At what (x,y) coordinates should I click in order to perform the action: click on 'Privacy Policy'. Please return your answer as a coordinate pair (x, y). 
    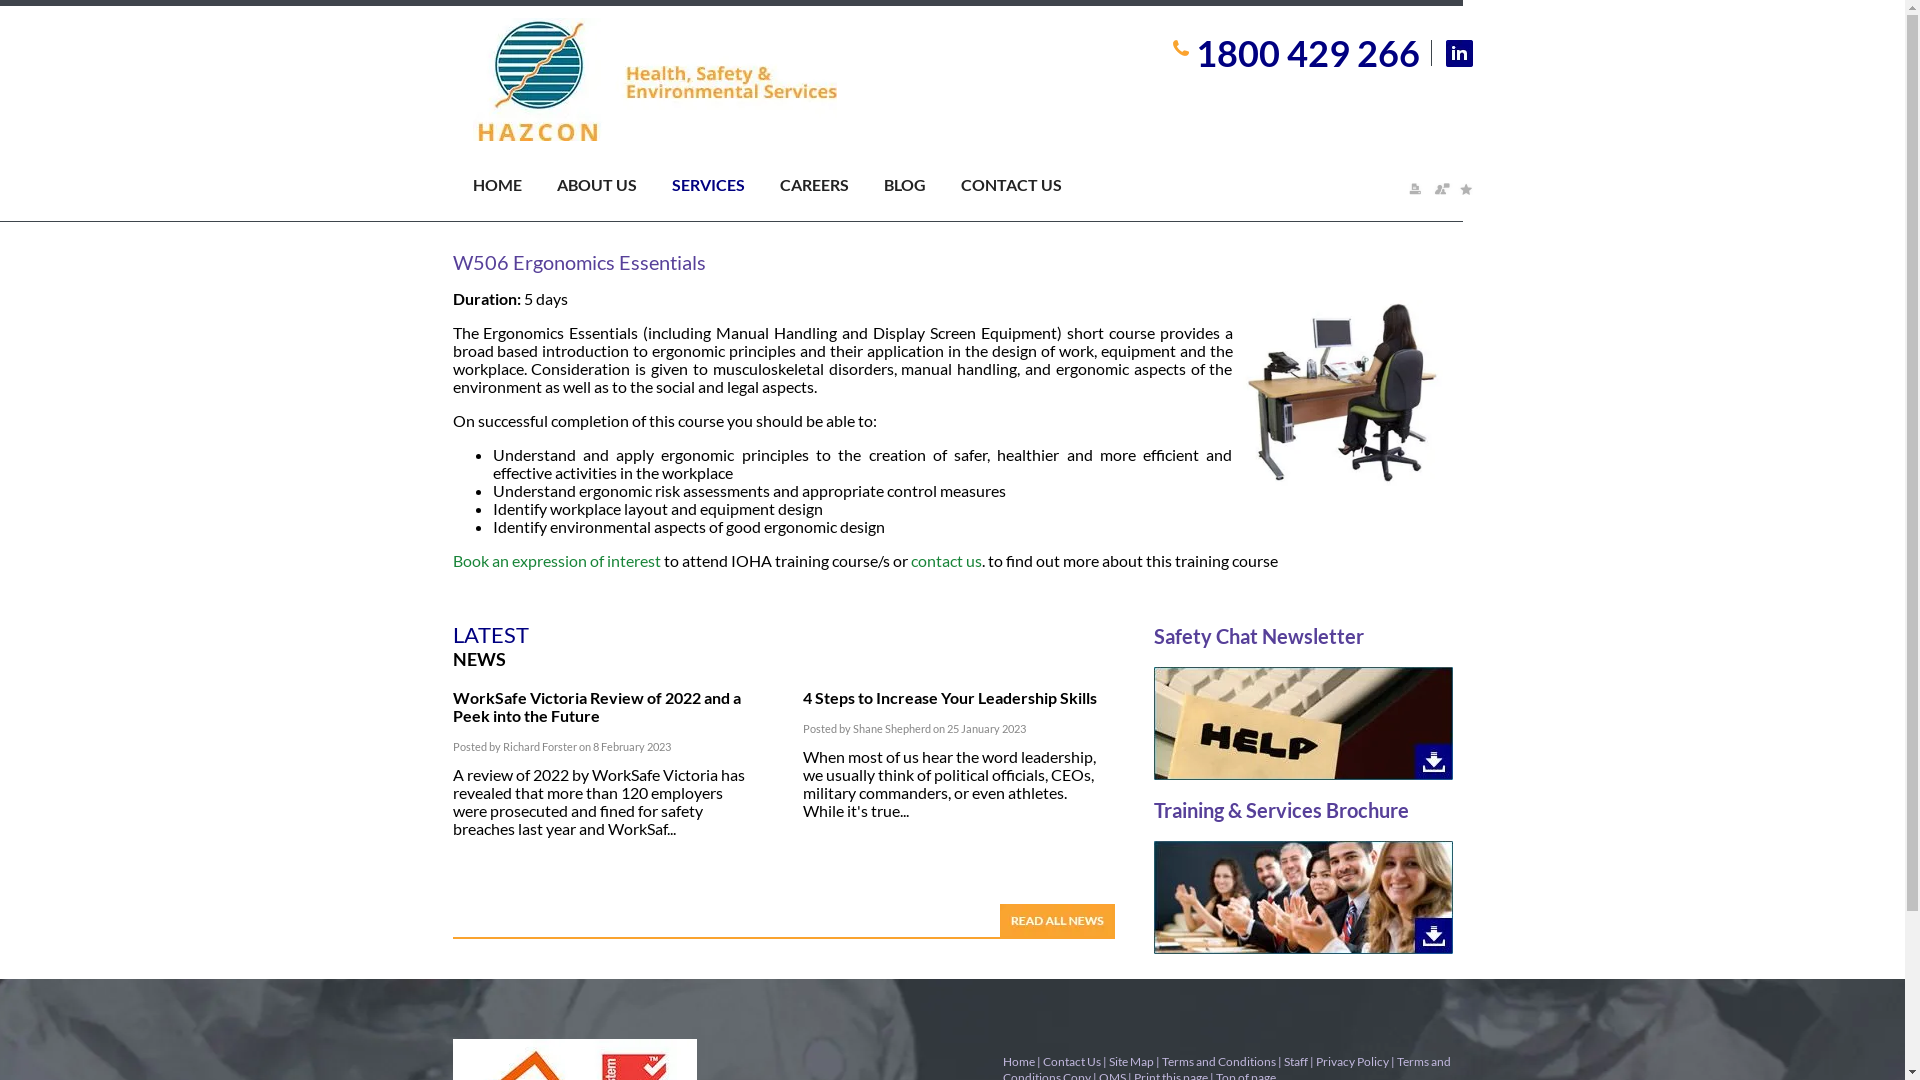
    Looking at the image, I should click on (1352, 1060).